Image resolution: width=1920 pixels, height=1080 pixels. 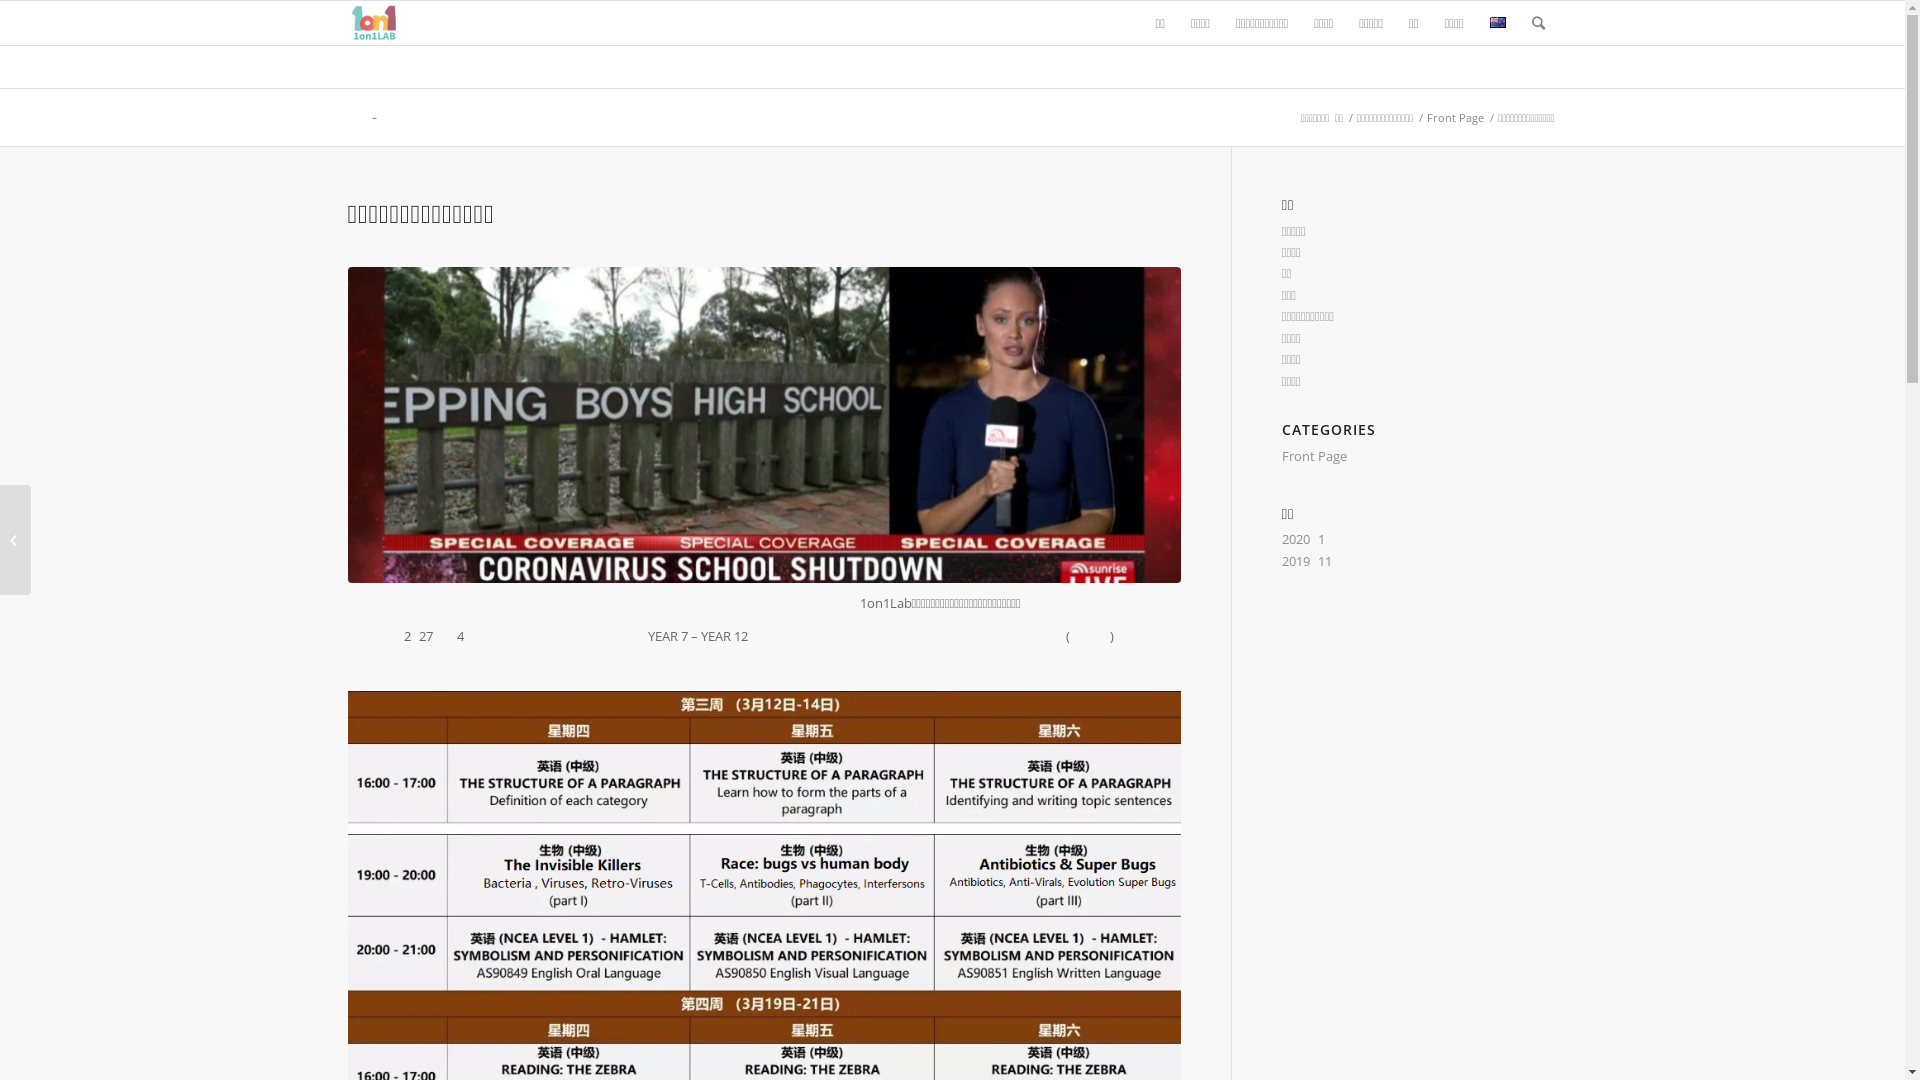 What do you see at coordinates (1314, 455) in the screenshot?
I see `'Front Page'` at bounding box center [1314, 455].